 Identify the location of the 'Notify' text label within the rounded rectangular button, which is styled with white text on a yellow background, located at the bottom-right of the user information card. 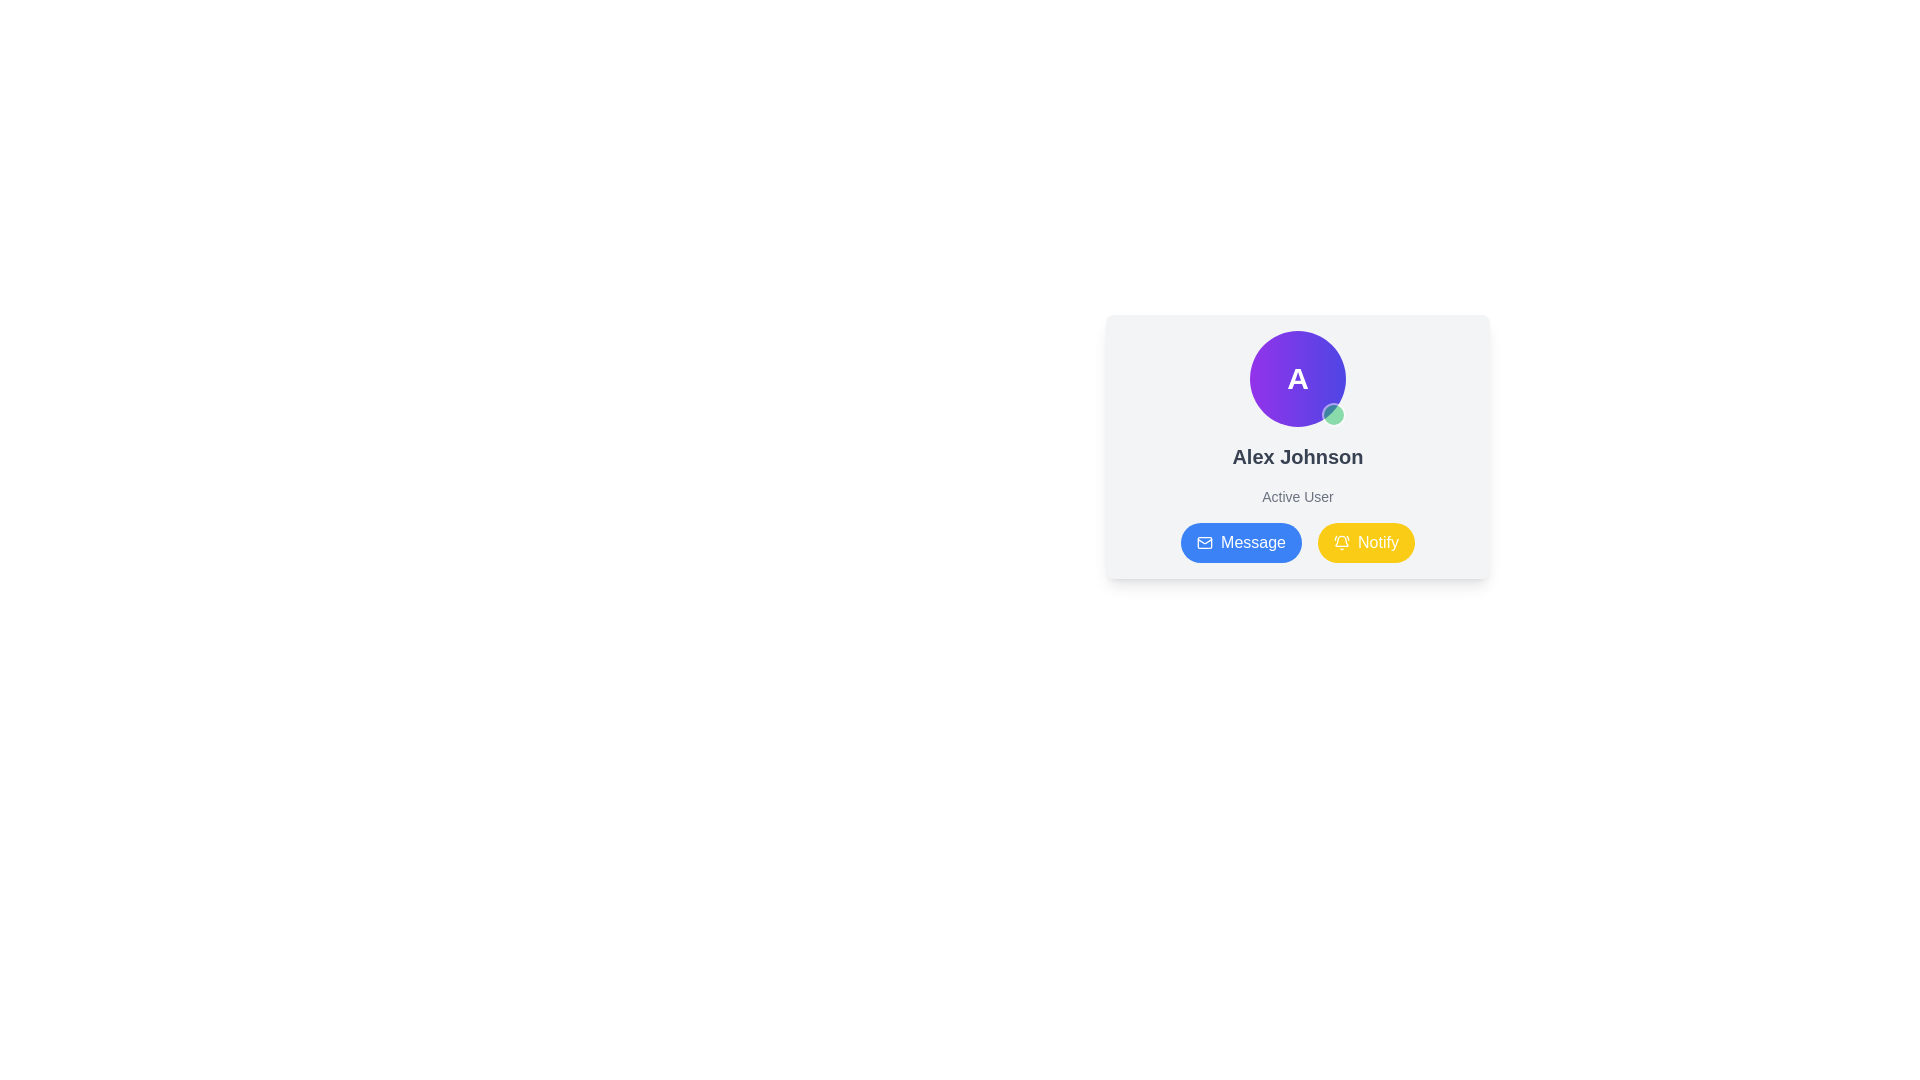
(1377, 543).